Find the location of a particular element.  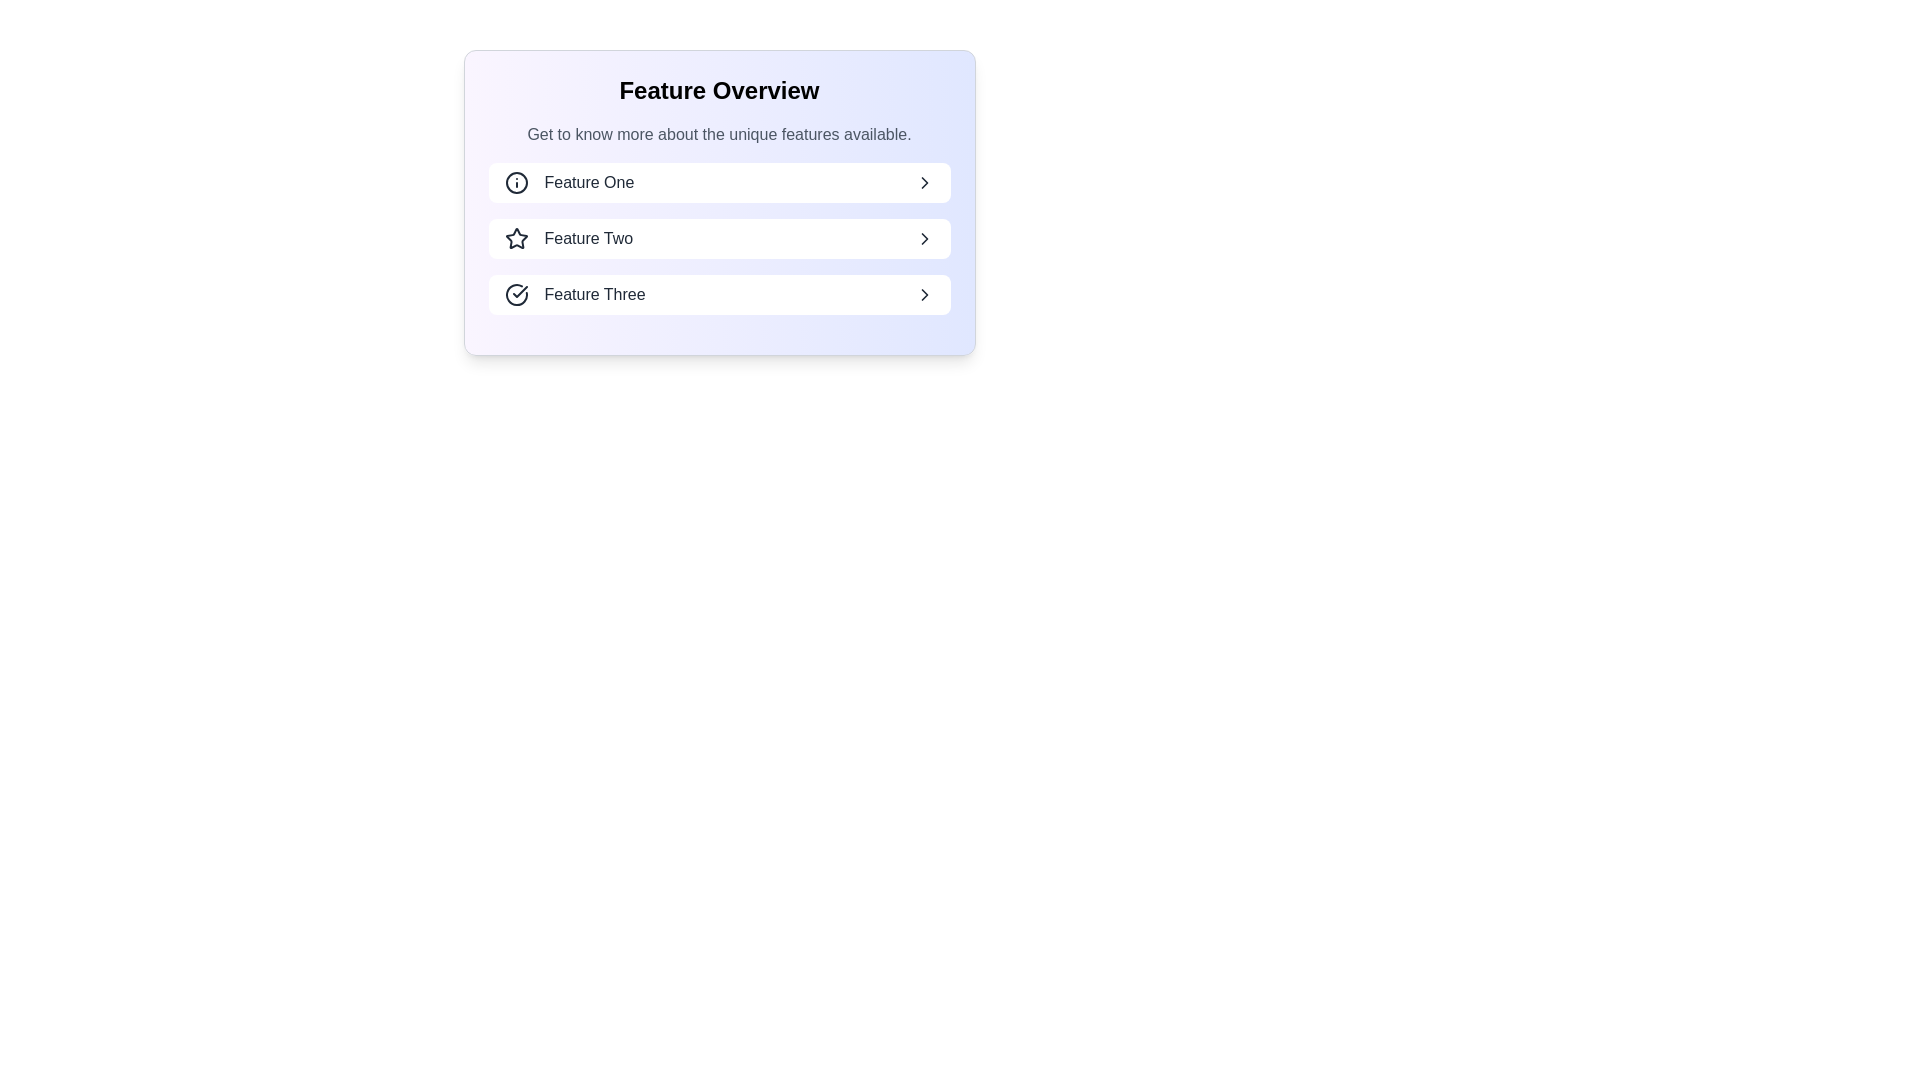

the circular icon with a check mark inside, located to the left of the text 'Feature Three' is located at coordinates (516, 294).